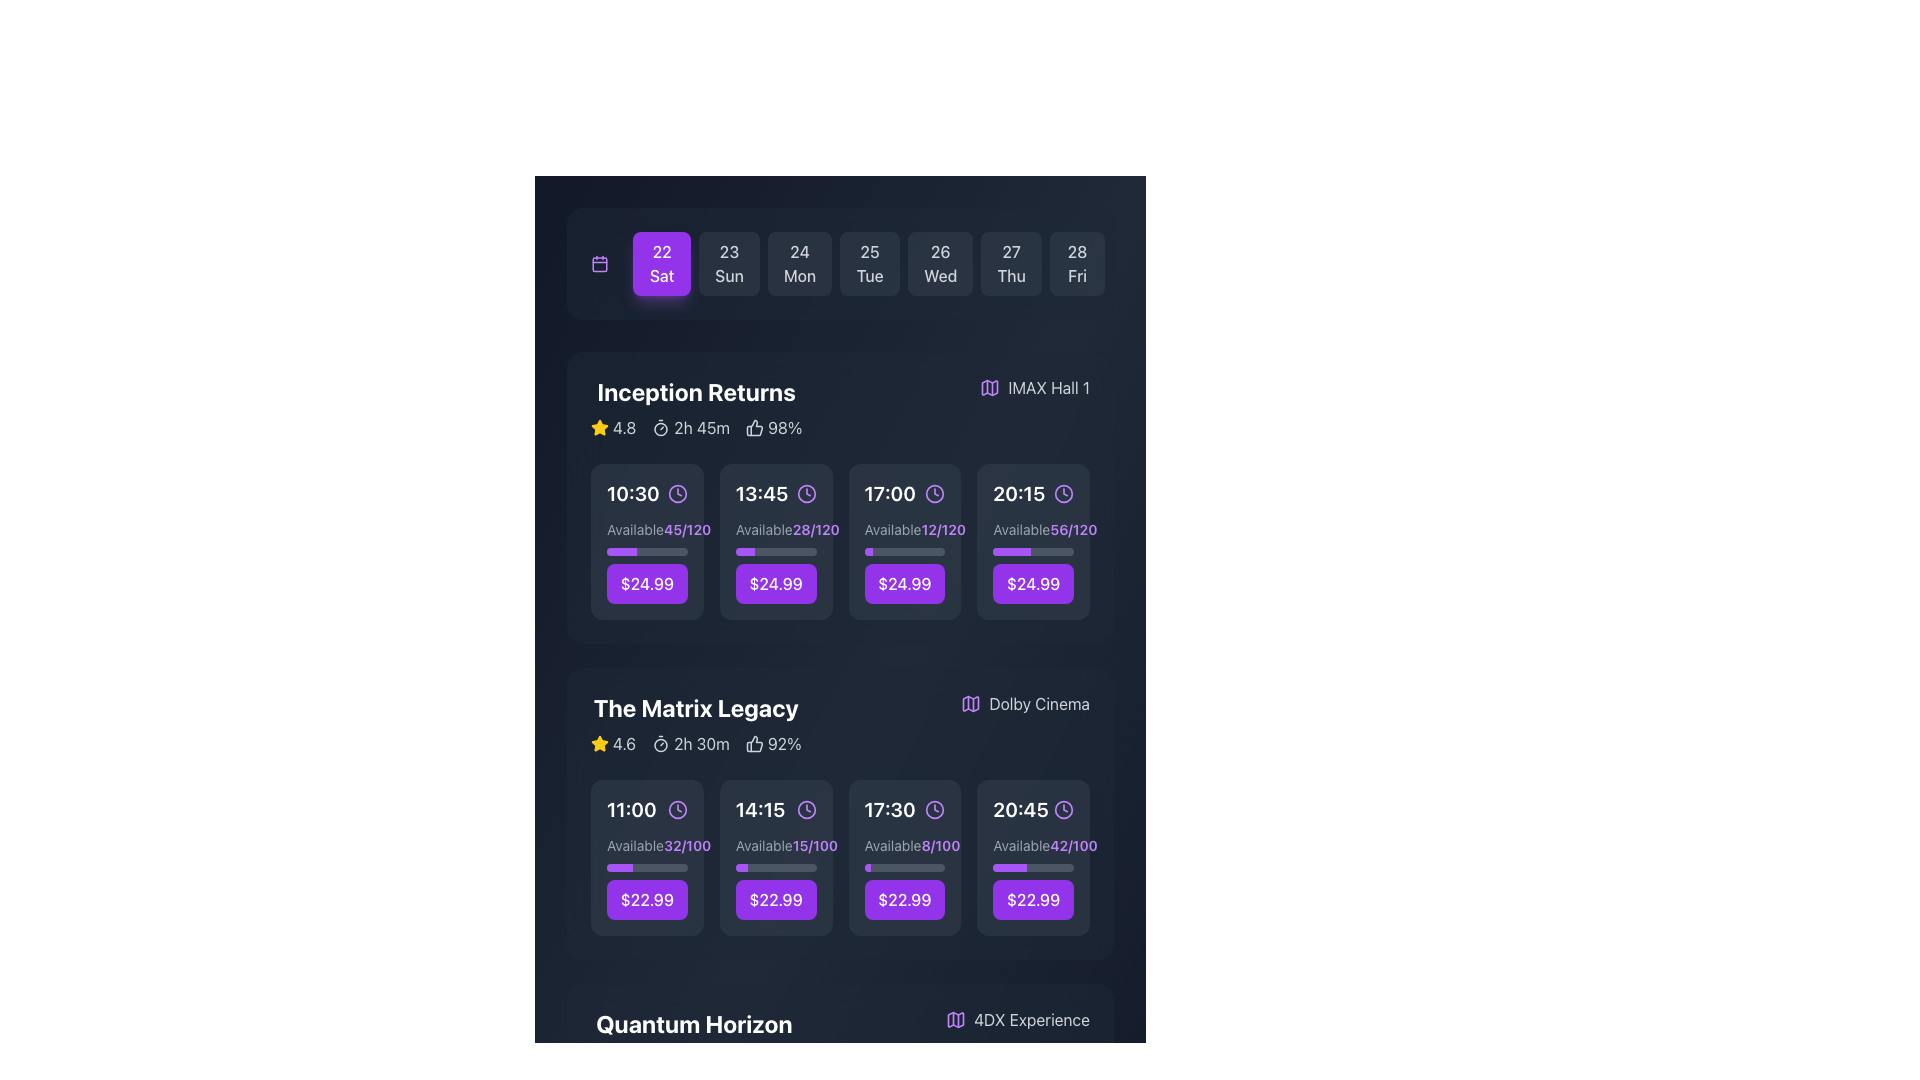  Describe the element at coordinates (840, 856) in the screenshot. I see `the grid of cards element located below 'The Matrix Legacy'` at that location.